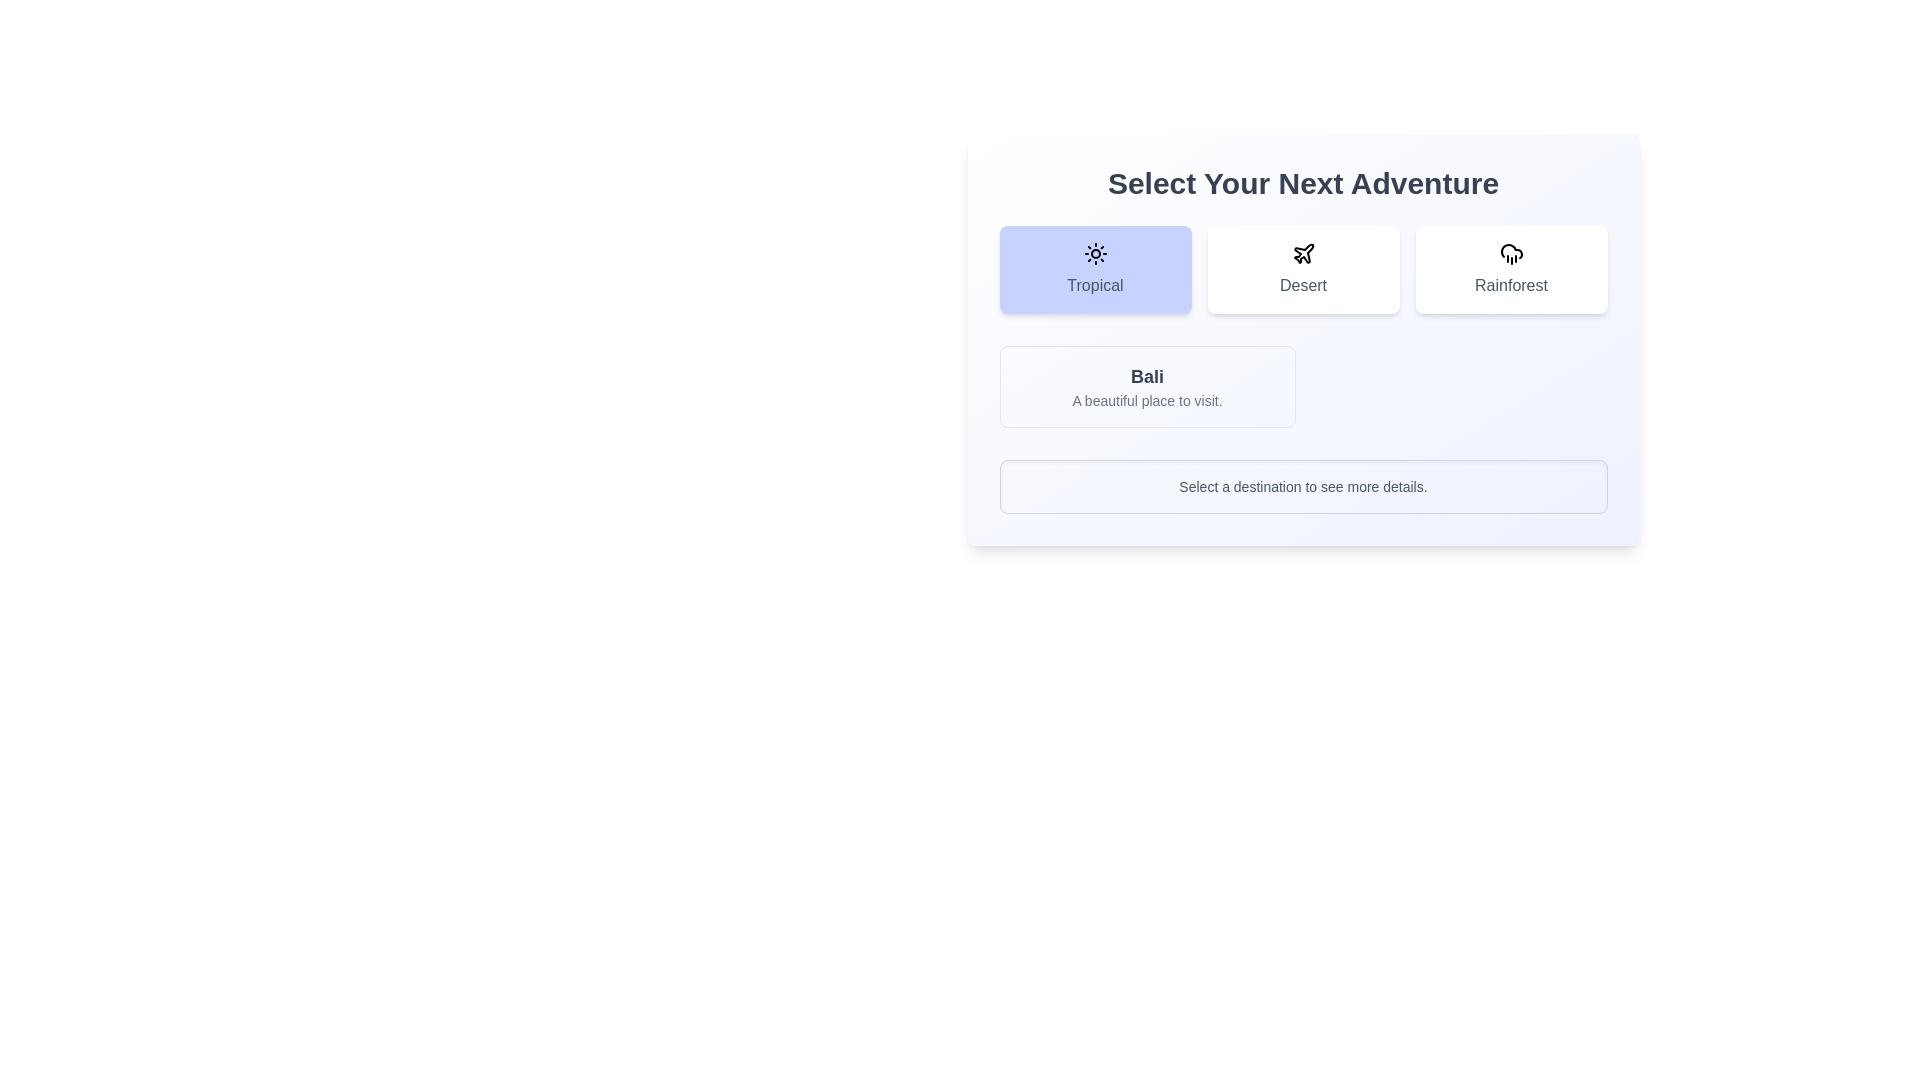  I want to click on the interactive card component representing the 'Bali' travel destination located in the bottom left corner of the grid layout, so click(1147, 386).